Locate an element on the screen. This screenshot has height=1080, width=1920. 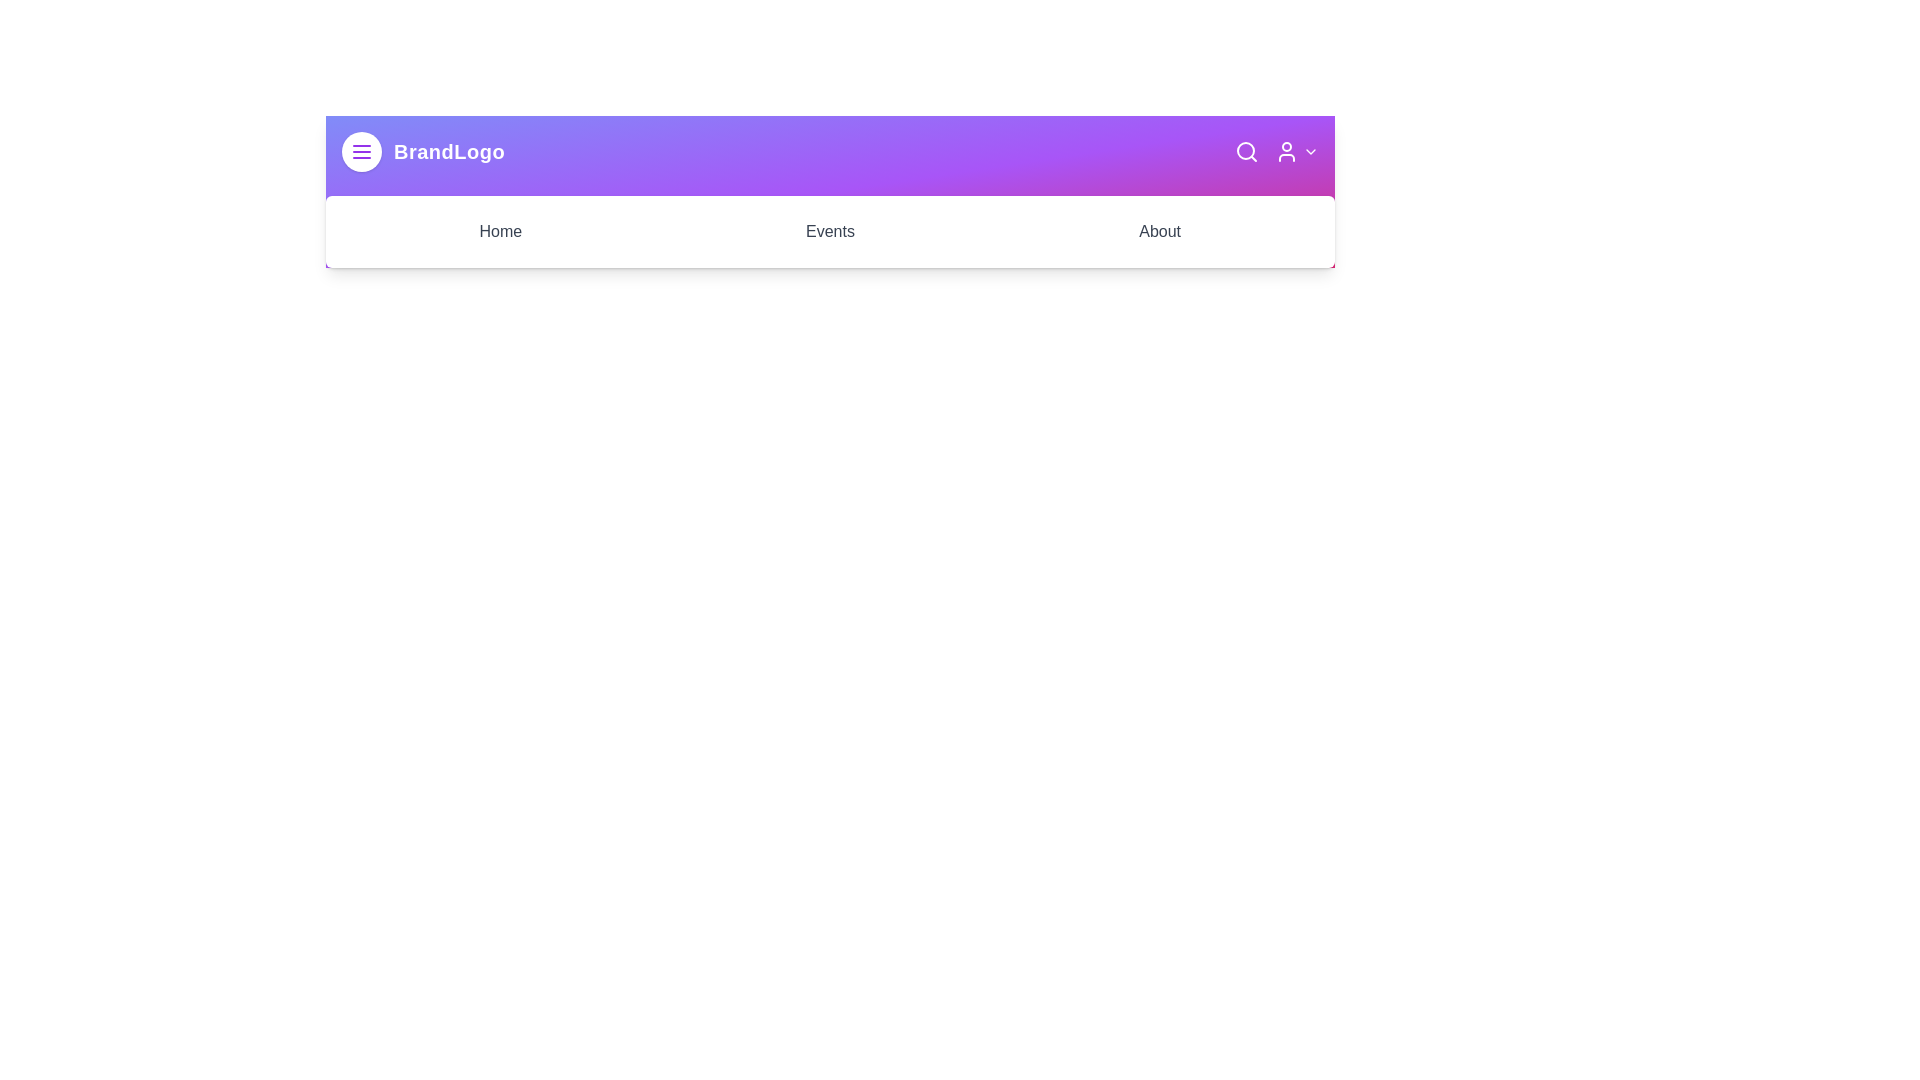
the 'About' link in the navigation bar is located at coordinates (1160, 230).